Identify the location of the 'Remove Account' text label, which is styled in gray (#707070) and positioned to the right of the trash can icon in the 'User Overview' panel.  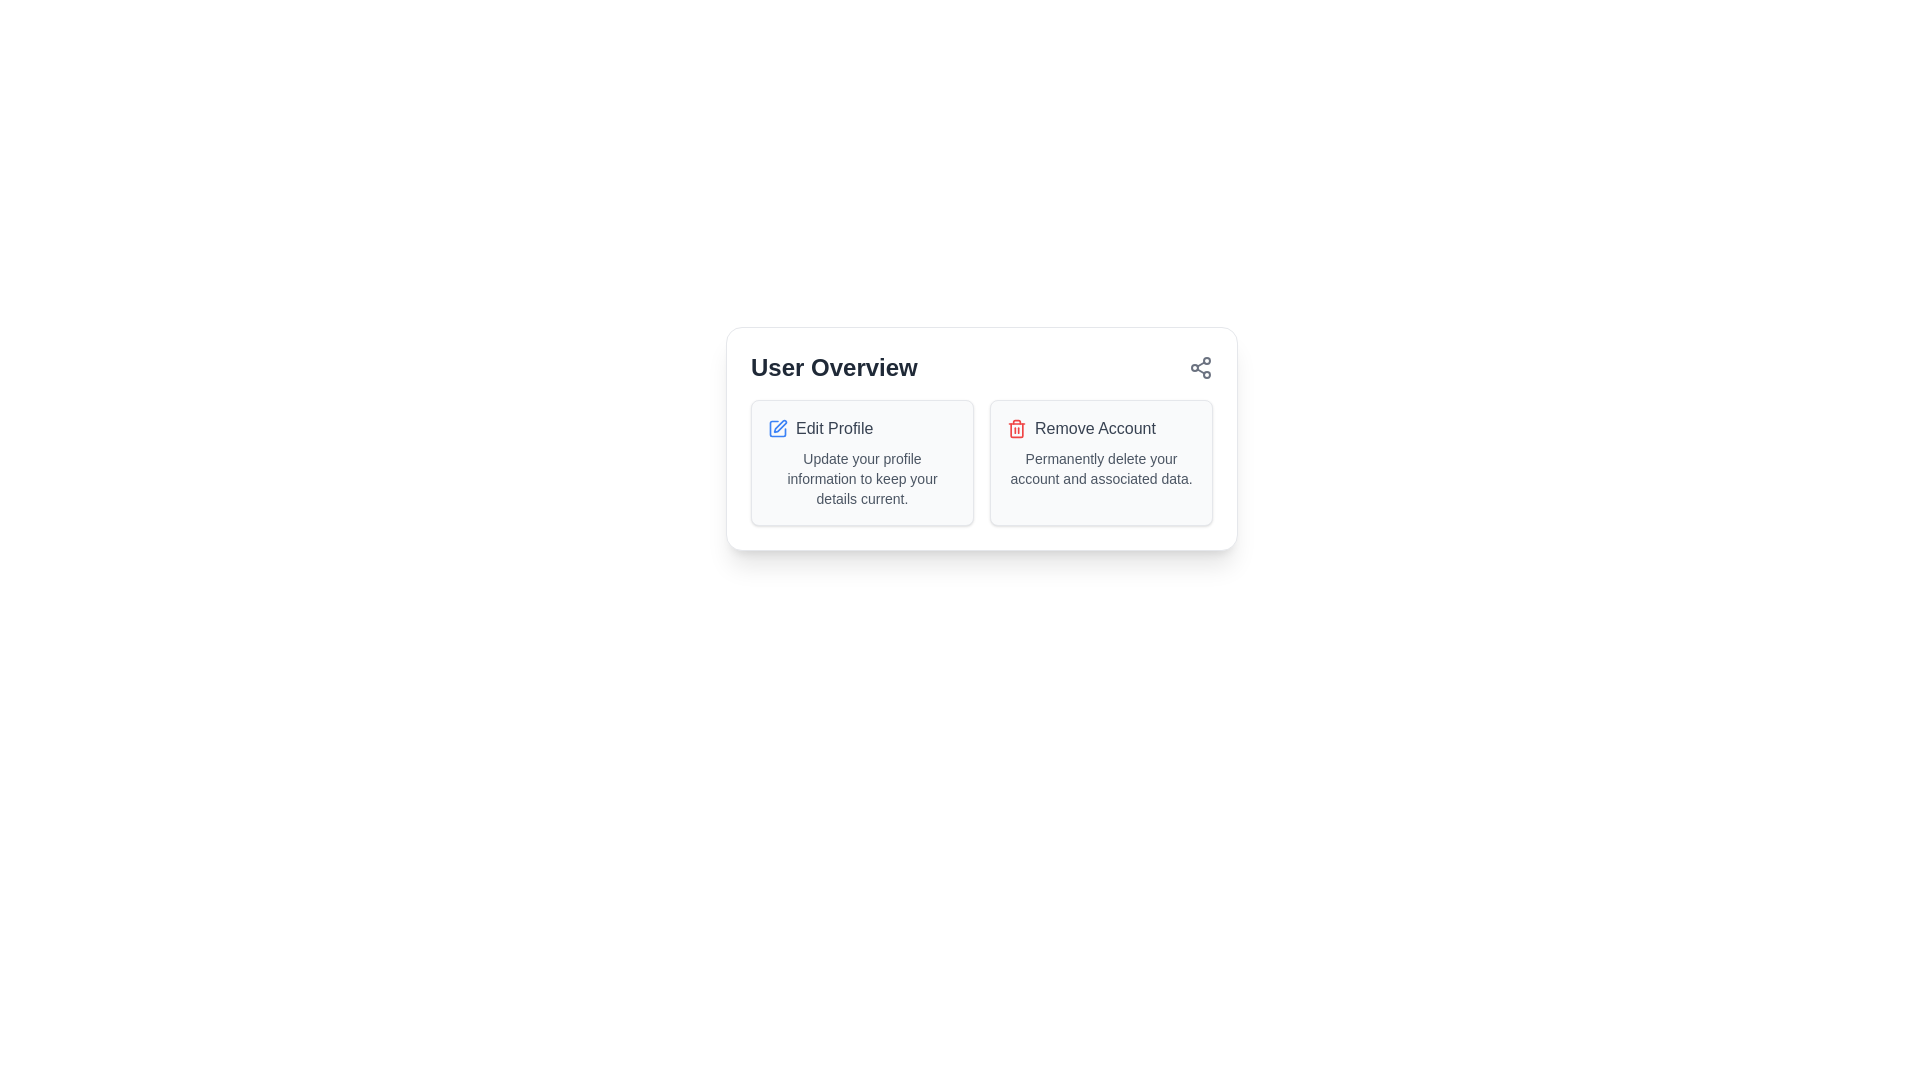
(1094, 427).